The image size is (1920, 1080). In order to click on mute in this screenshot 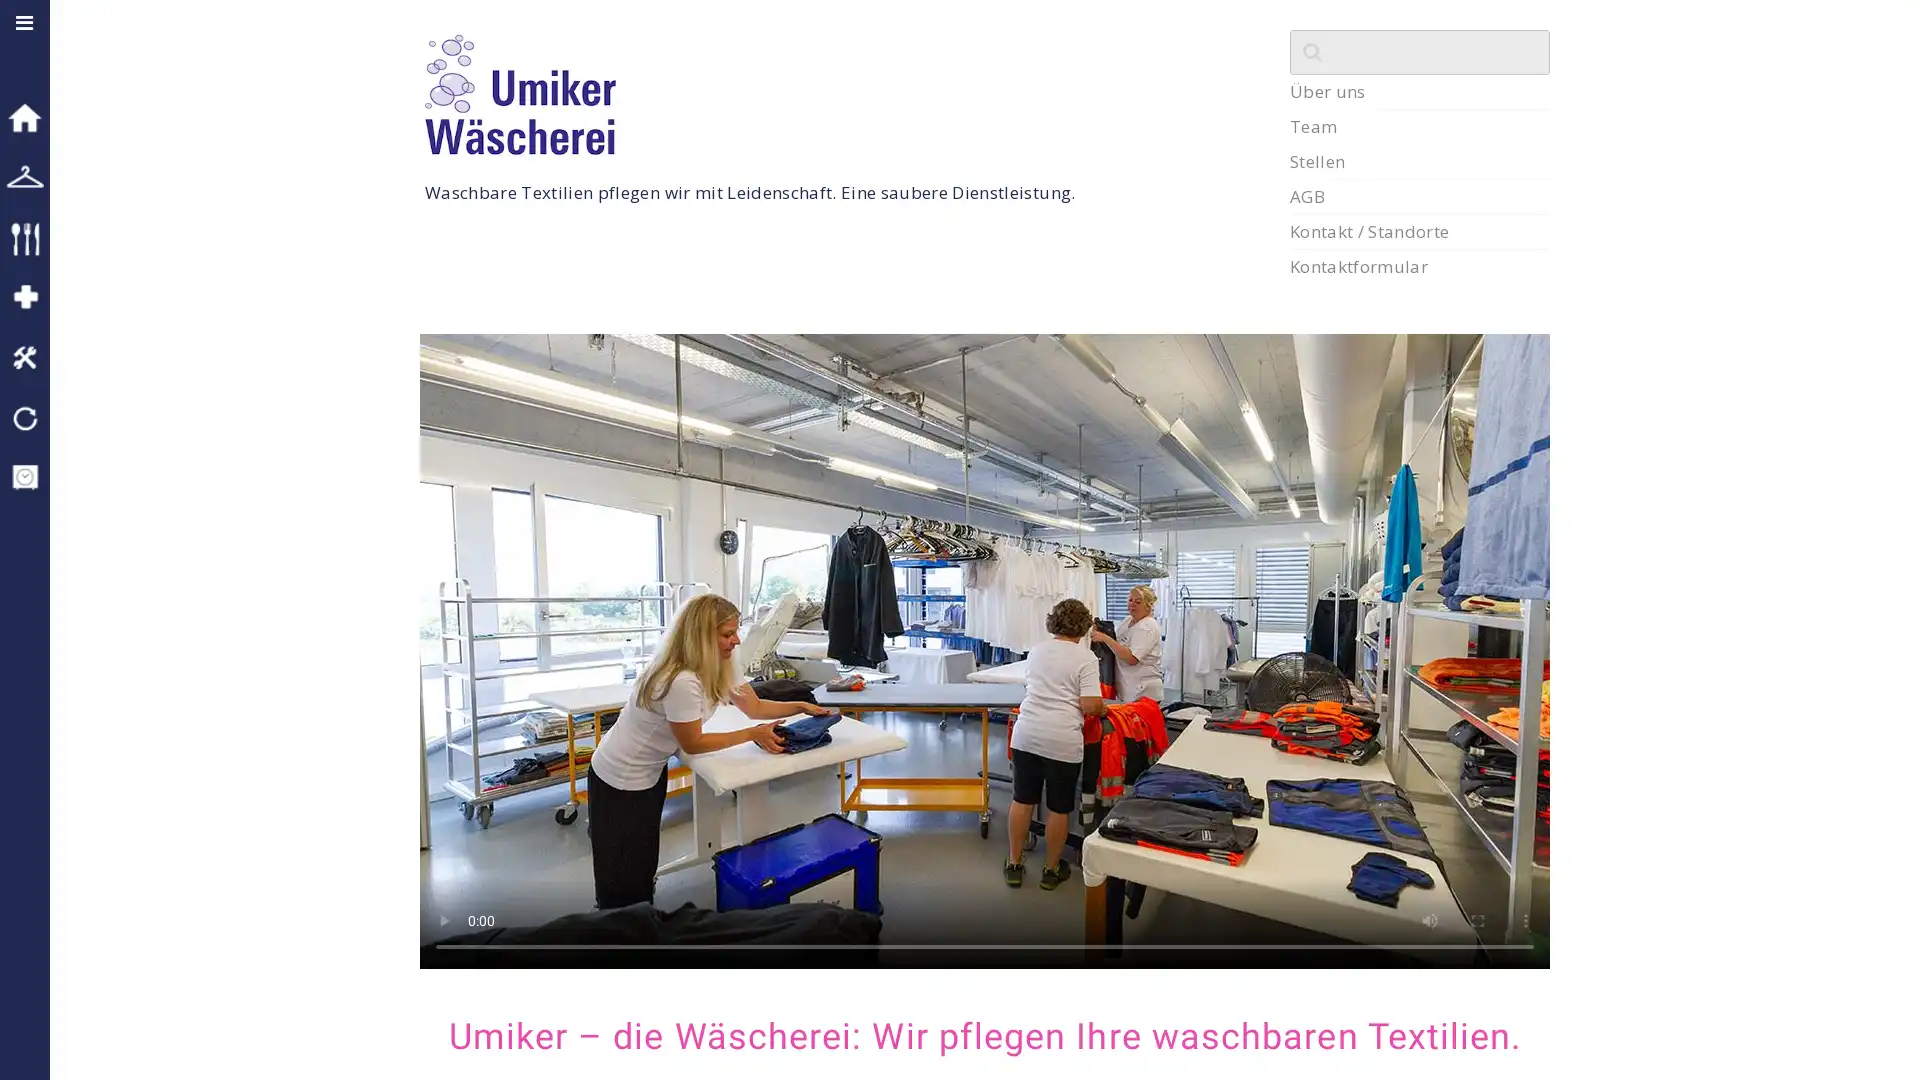, I will do `click(1429, 921)`.